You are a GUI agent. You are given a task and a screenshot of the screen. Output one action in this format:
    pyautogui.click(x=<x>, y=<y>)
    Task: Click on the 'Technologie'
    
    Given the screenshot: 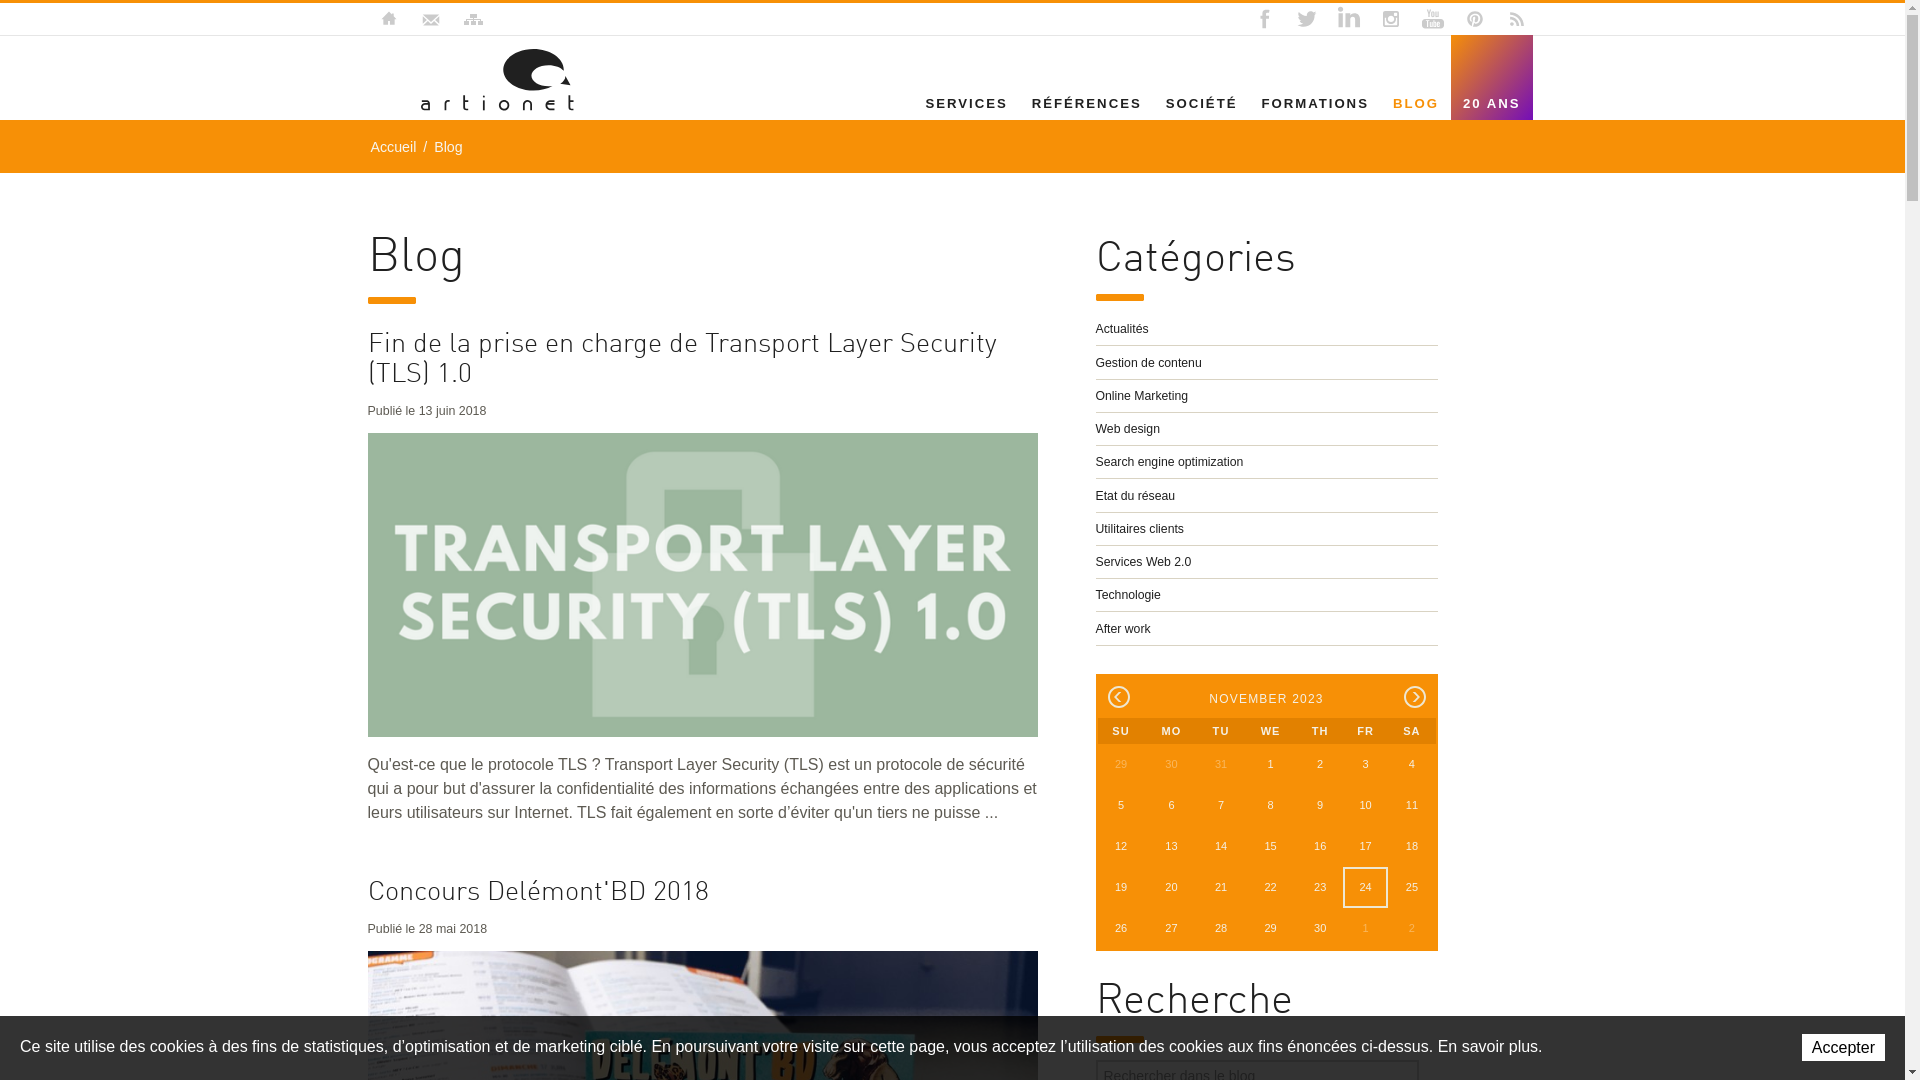 What is the action you would take?
    pyautogui.click(x=1094, y=593)
    